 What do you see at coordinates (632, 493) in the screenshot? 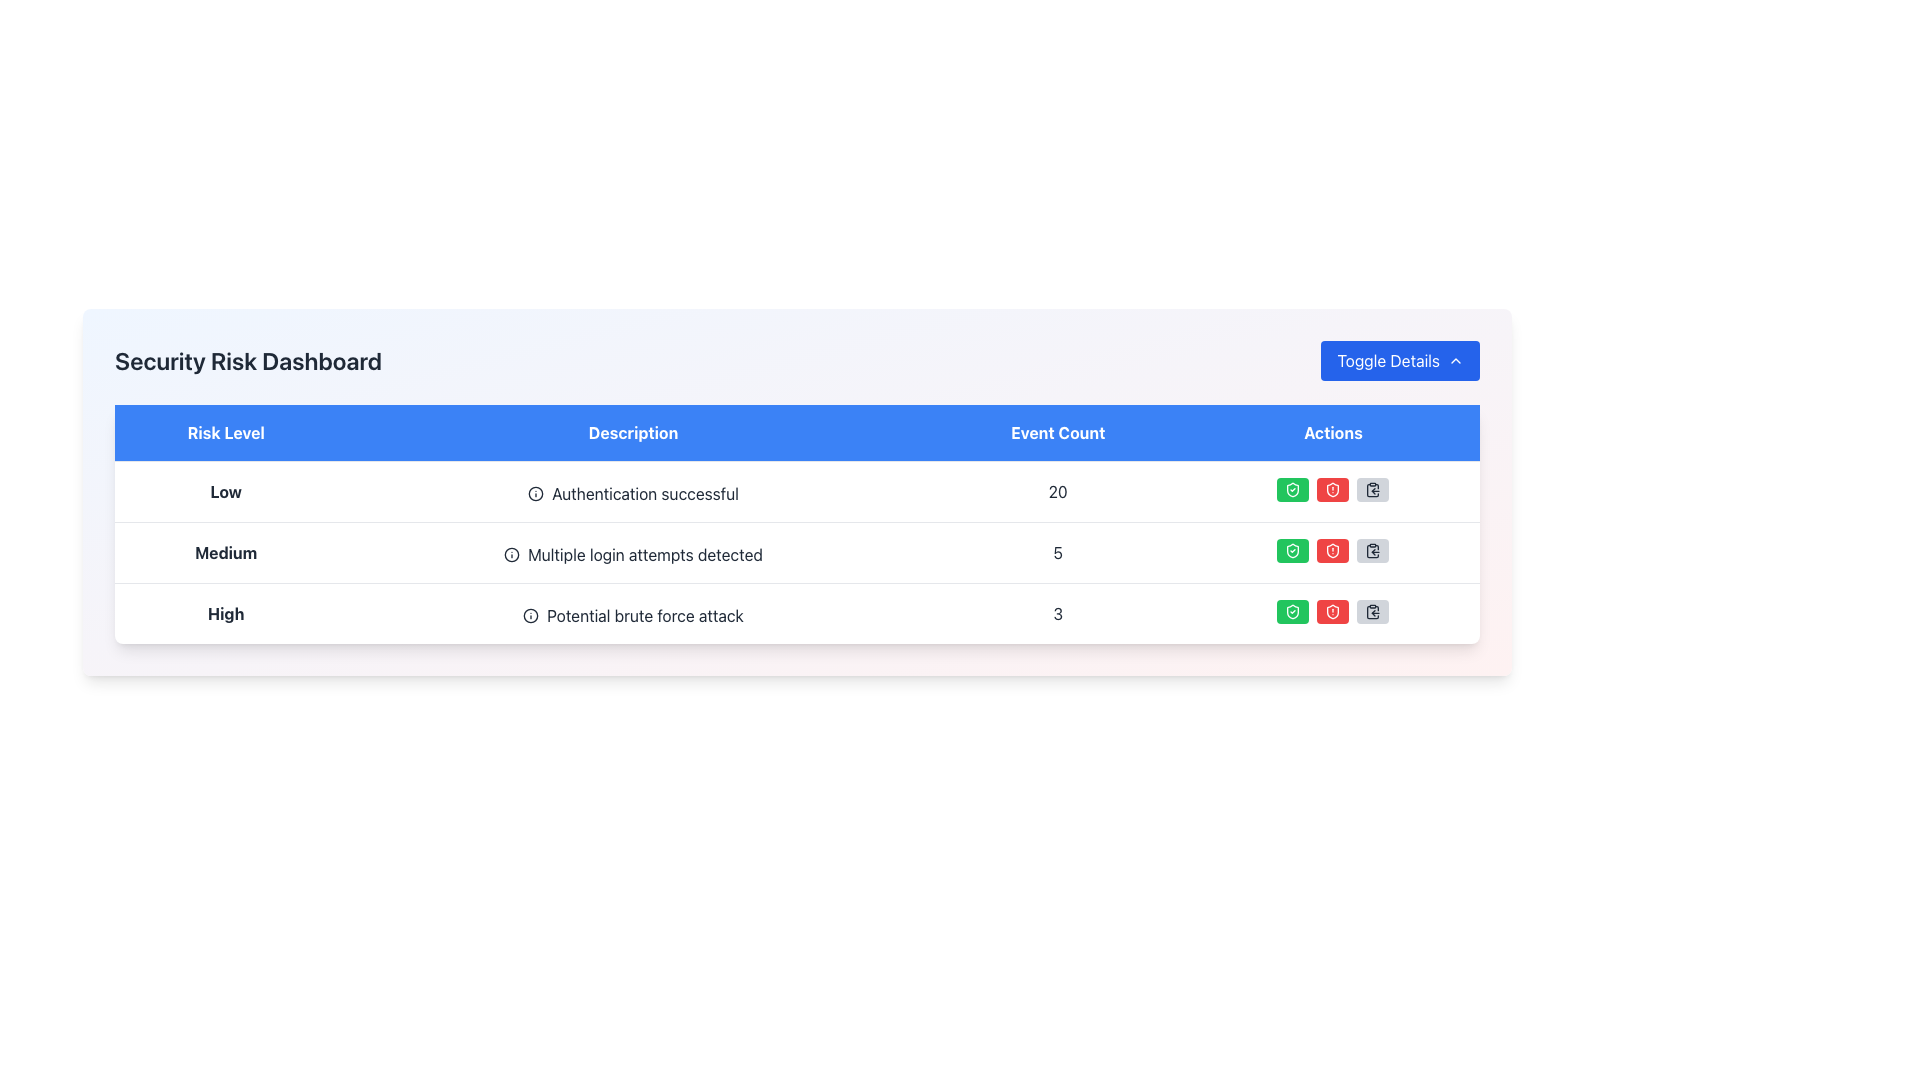
I see `the text label displaying 'Authentication successful' located in the 'Description' column of the 'Low' risk level row to read its content` at bounding box center [632, 493].